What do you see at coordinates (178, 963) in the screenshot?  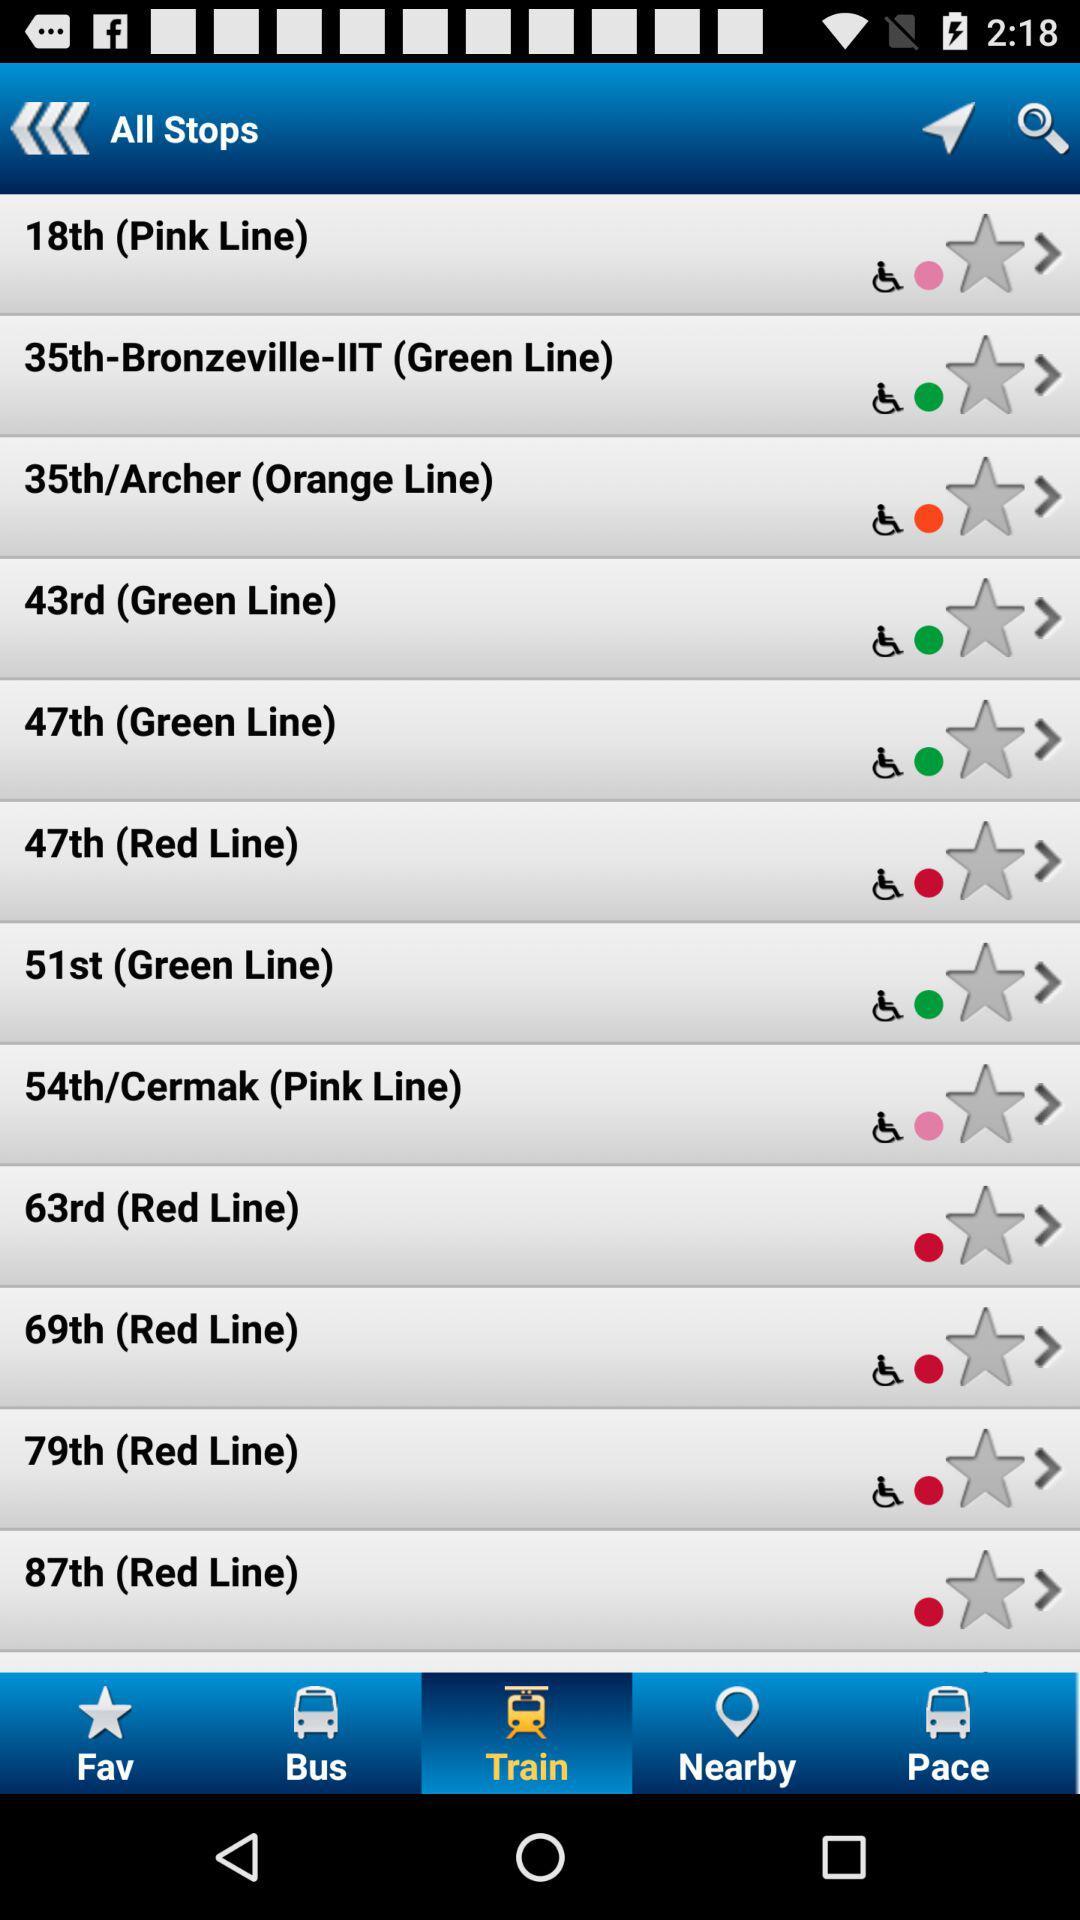 I see `the 51st (green line) app` at bounding box center [178, 963].